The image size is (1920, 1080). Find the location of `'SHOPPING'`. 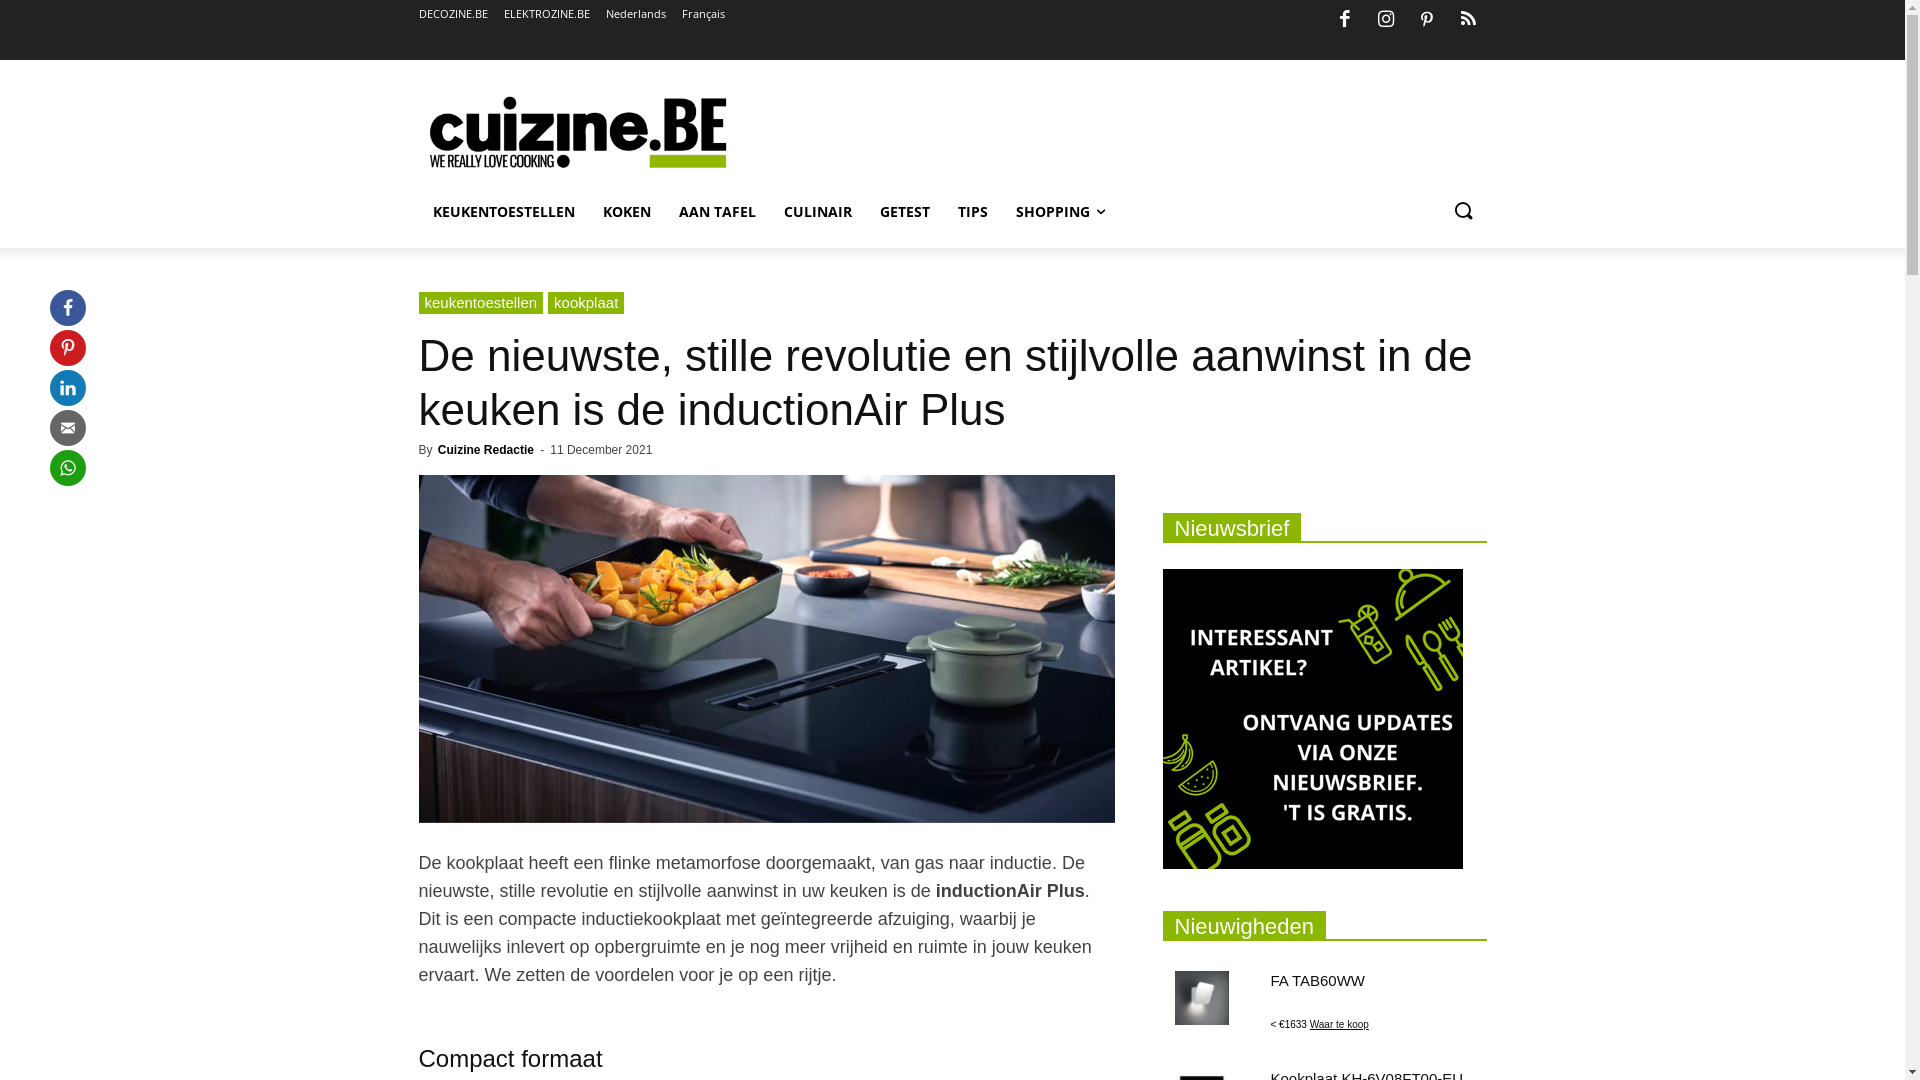

'SHOPPING' is located at coordinates (1059, 212).